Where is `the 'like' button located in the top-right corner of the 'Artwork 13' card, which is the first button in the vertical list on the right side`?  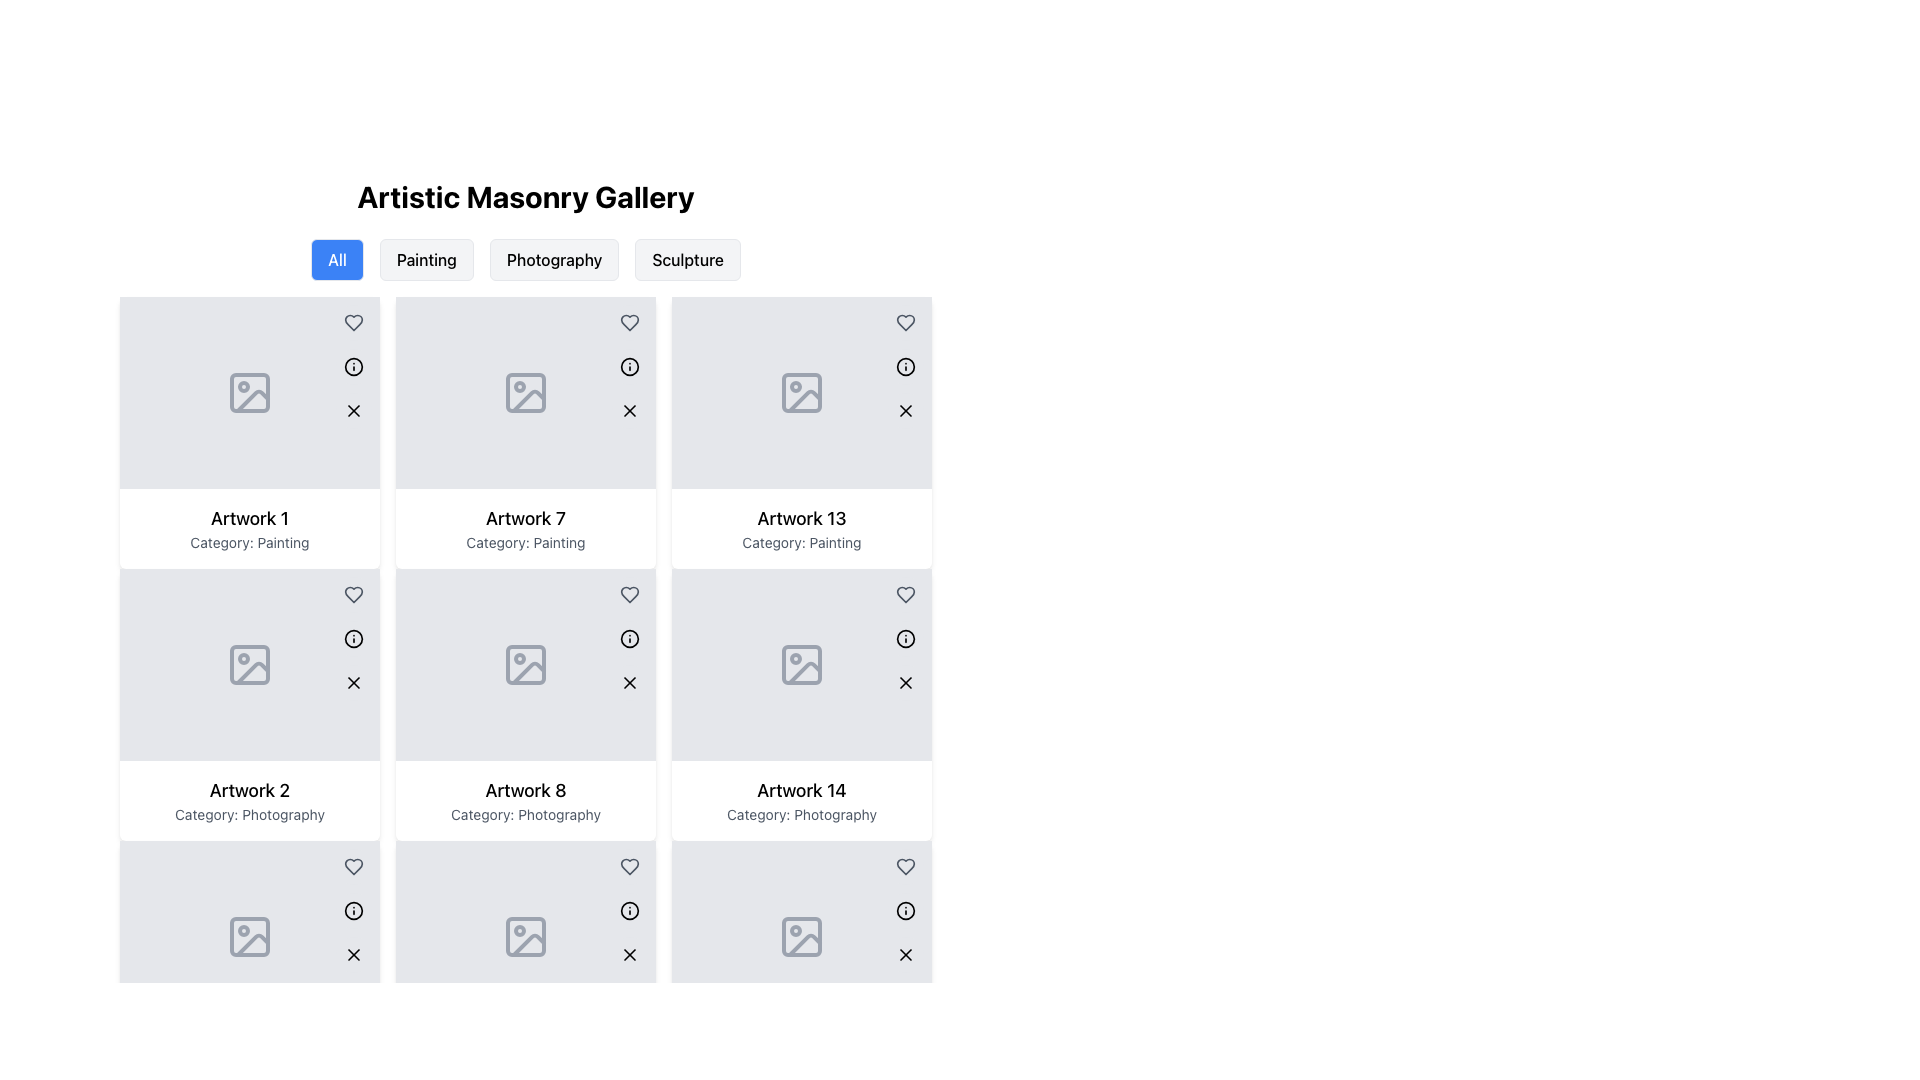
the 'like' button located in the top-right corner of the 'Artwork 13' card, which is the first button in the vertical list on the right side is located at coordinates (905, 593).